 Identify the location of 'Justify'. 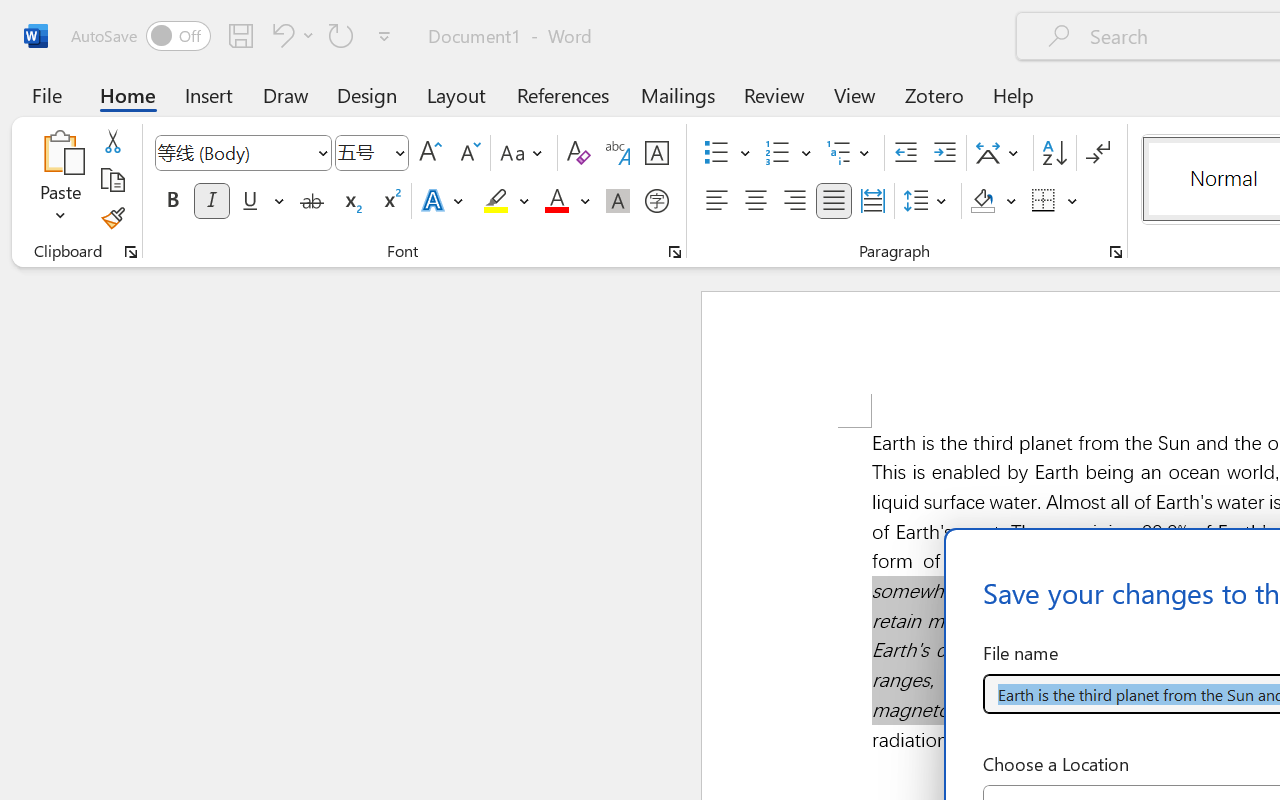
(834, 201).